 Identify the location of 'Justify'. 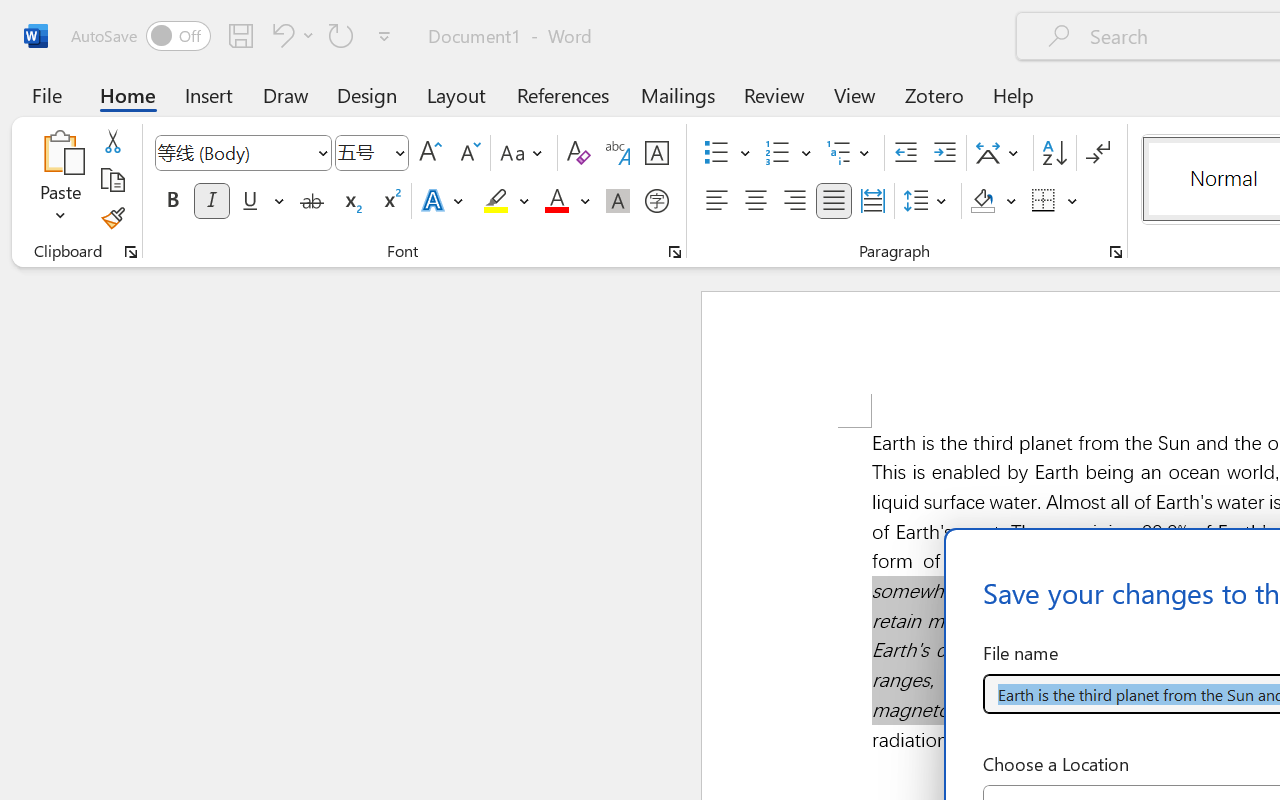
(834, 201).